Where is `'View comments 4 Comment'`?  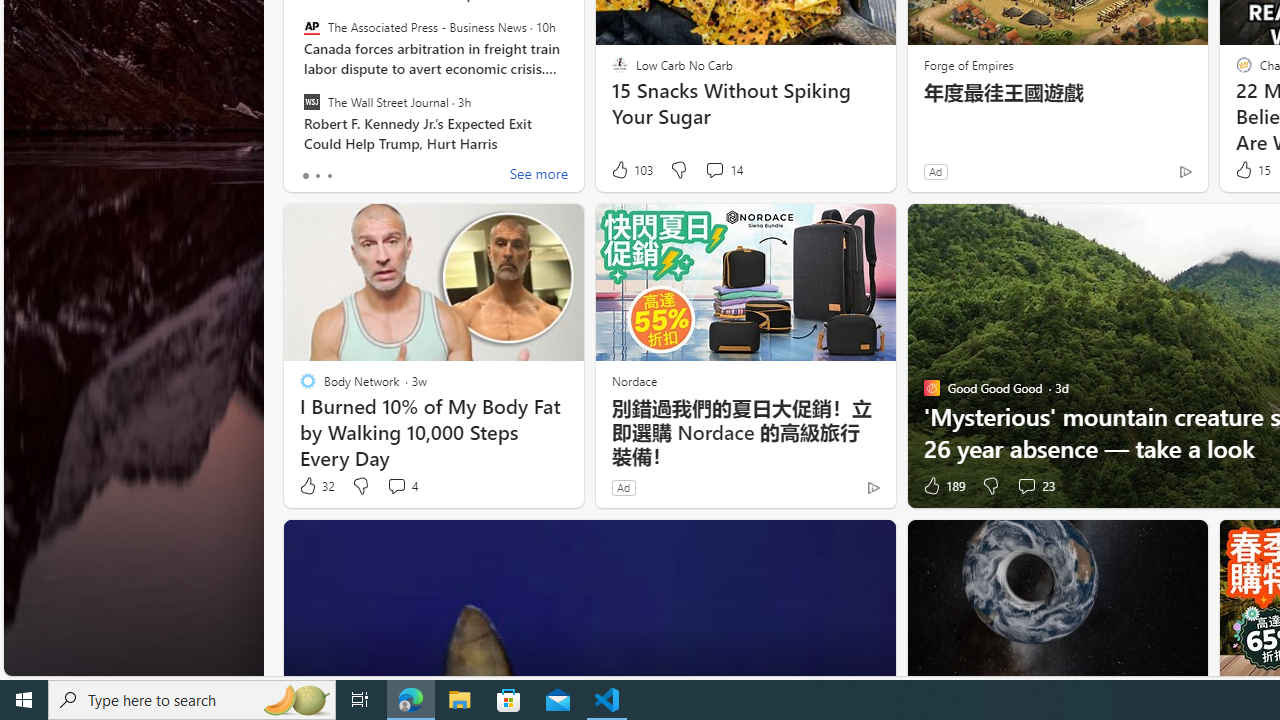
'View comments 4 Comment' is located at coordinates (400, 486).